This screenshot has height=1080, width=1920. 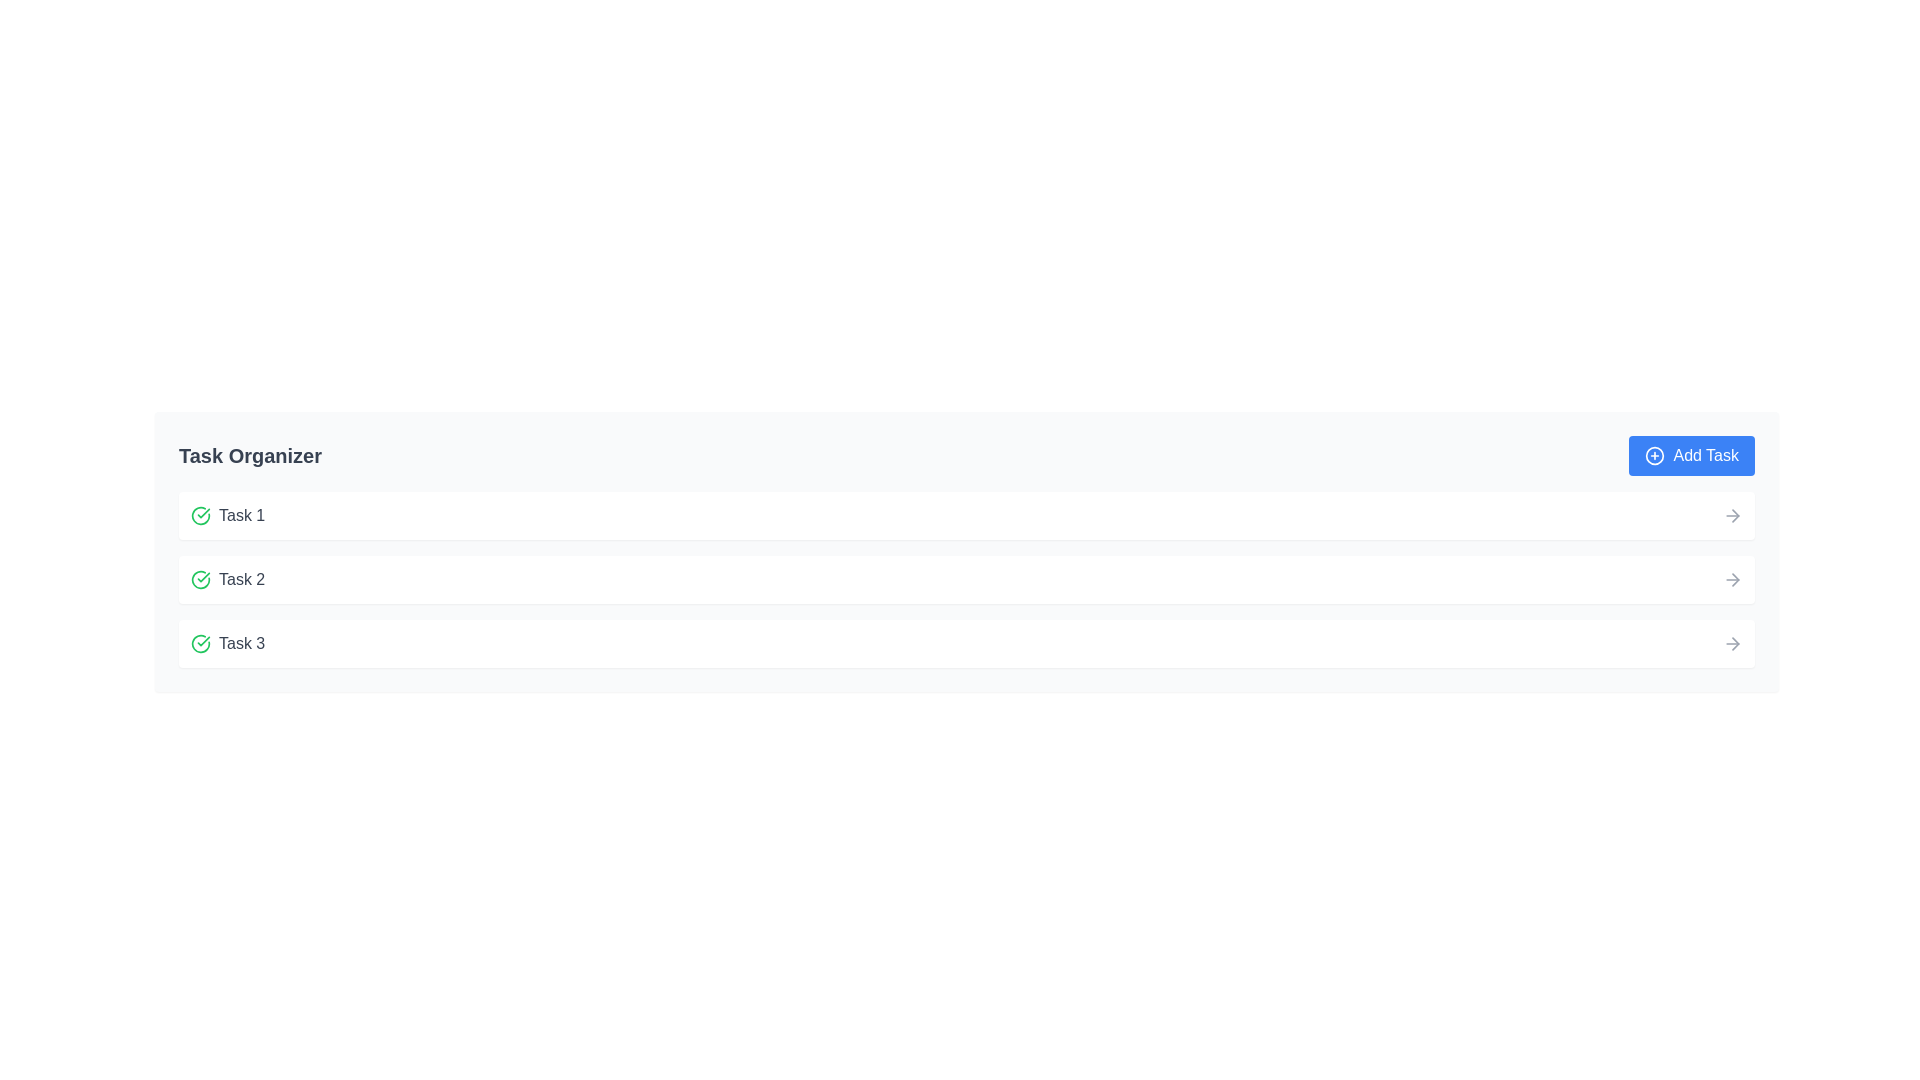 What do you see at coordinates (201, 579) in the screenshot?
I see `the completion status icon for 'Task 2', which is located to the left of the text 'Task 2' in the second row of the task list` at bounding box center [201, 579].